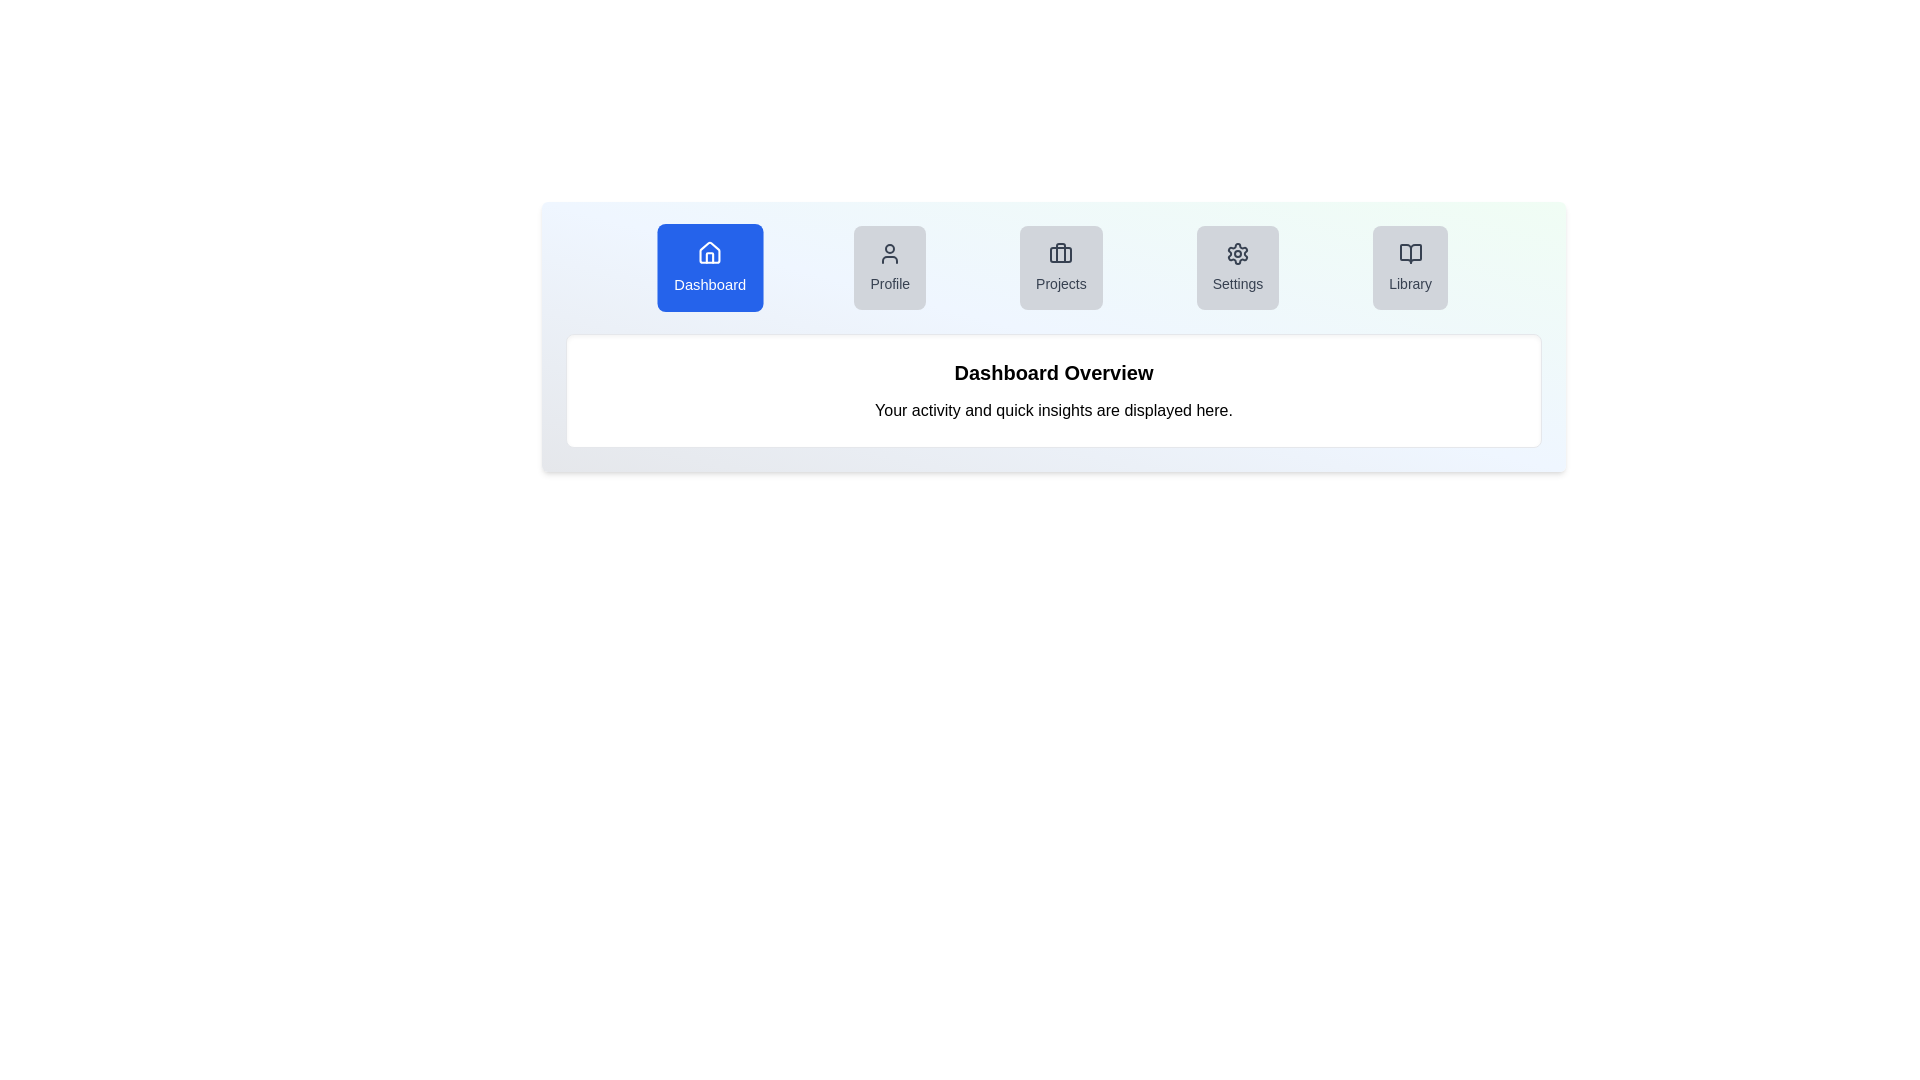 Image resolution: width=1920 pixels, height=1080 pixels. Describe the element at coordinates (1409, 253) in the screenshot. I see `the left page of the open book icon within the 'Library' button in the navigation bar` at that location.